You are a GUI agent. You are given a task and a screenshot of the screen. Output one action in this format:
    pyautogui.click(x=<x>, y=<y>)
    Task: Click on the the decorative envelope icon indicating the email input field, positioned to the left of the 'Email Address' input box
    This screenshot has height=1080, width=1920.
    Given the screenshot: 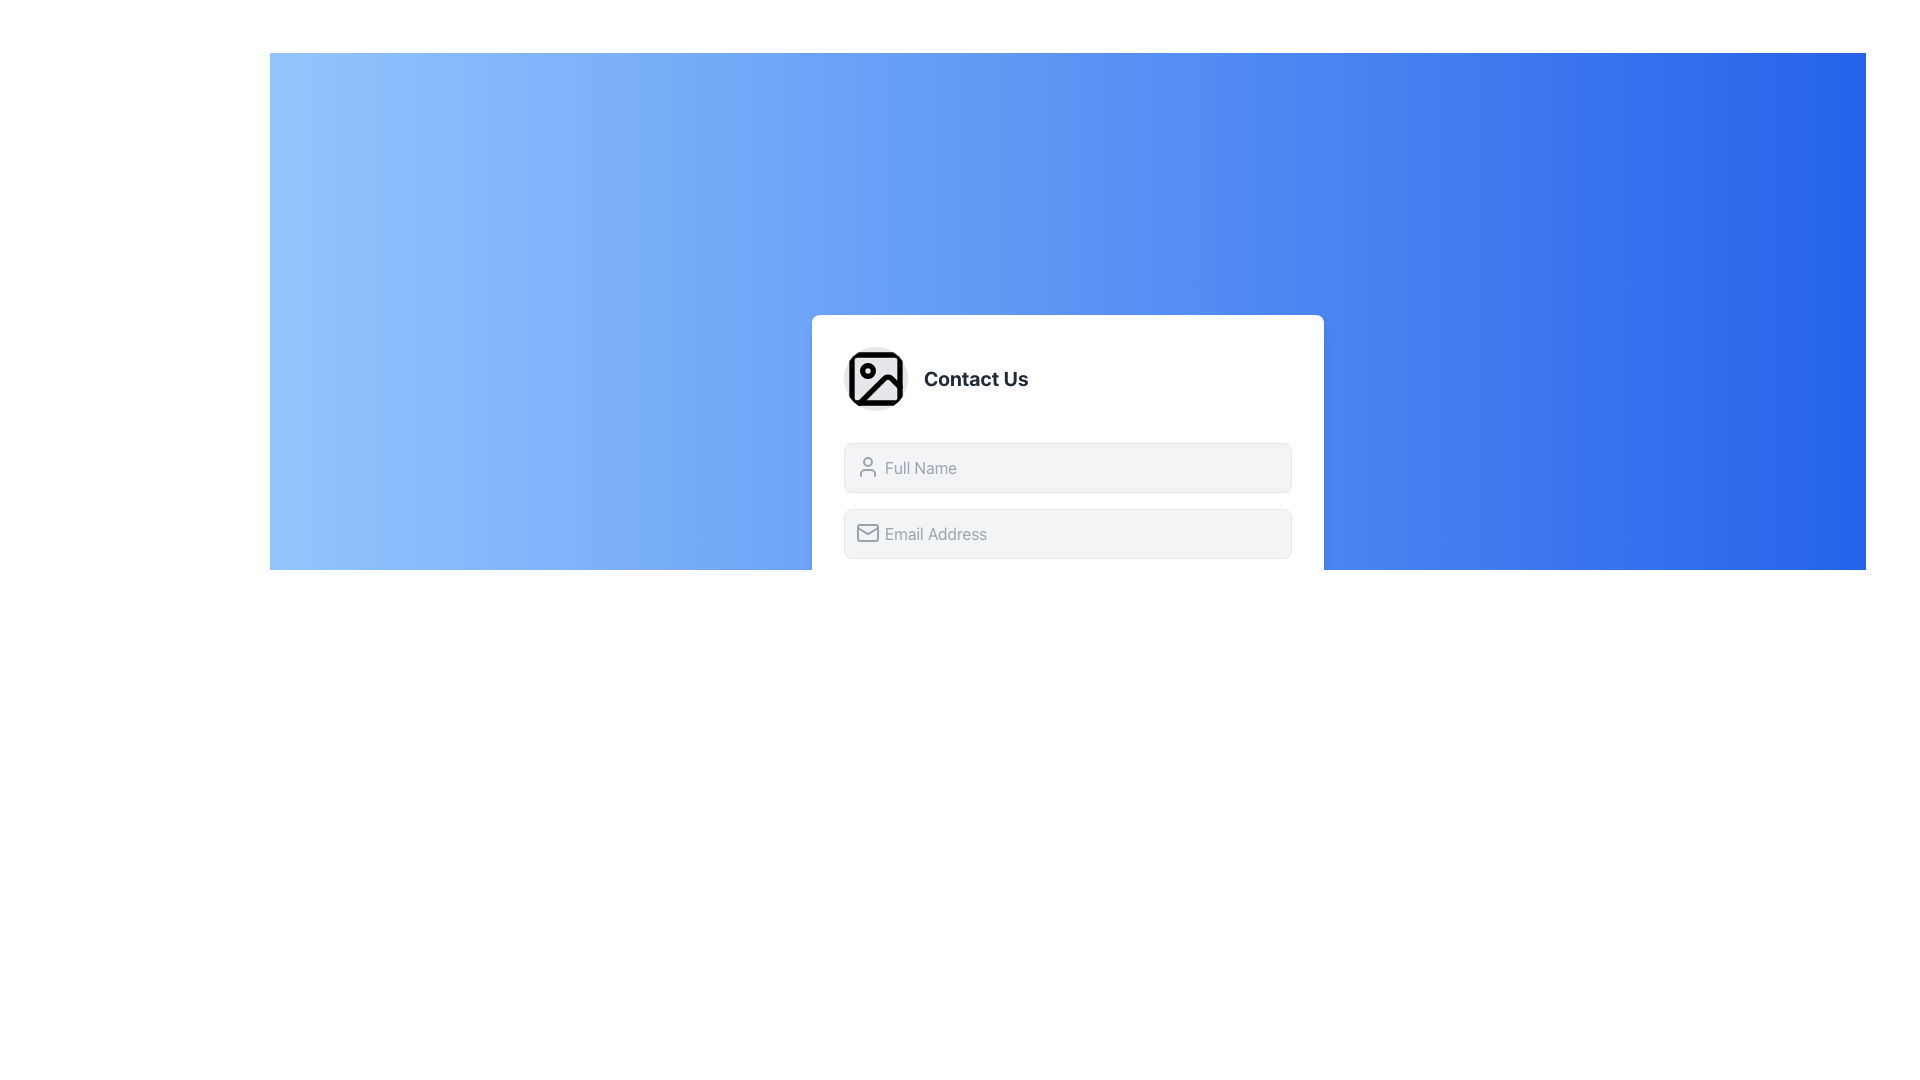 What is the action you would take?
    pyautogui.click(x=868, y=531)
    